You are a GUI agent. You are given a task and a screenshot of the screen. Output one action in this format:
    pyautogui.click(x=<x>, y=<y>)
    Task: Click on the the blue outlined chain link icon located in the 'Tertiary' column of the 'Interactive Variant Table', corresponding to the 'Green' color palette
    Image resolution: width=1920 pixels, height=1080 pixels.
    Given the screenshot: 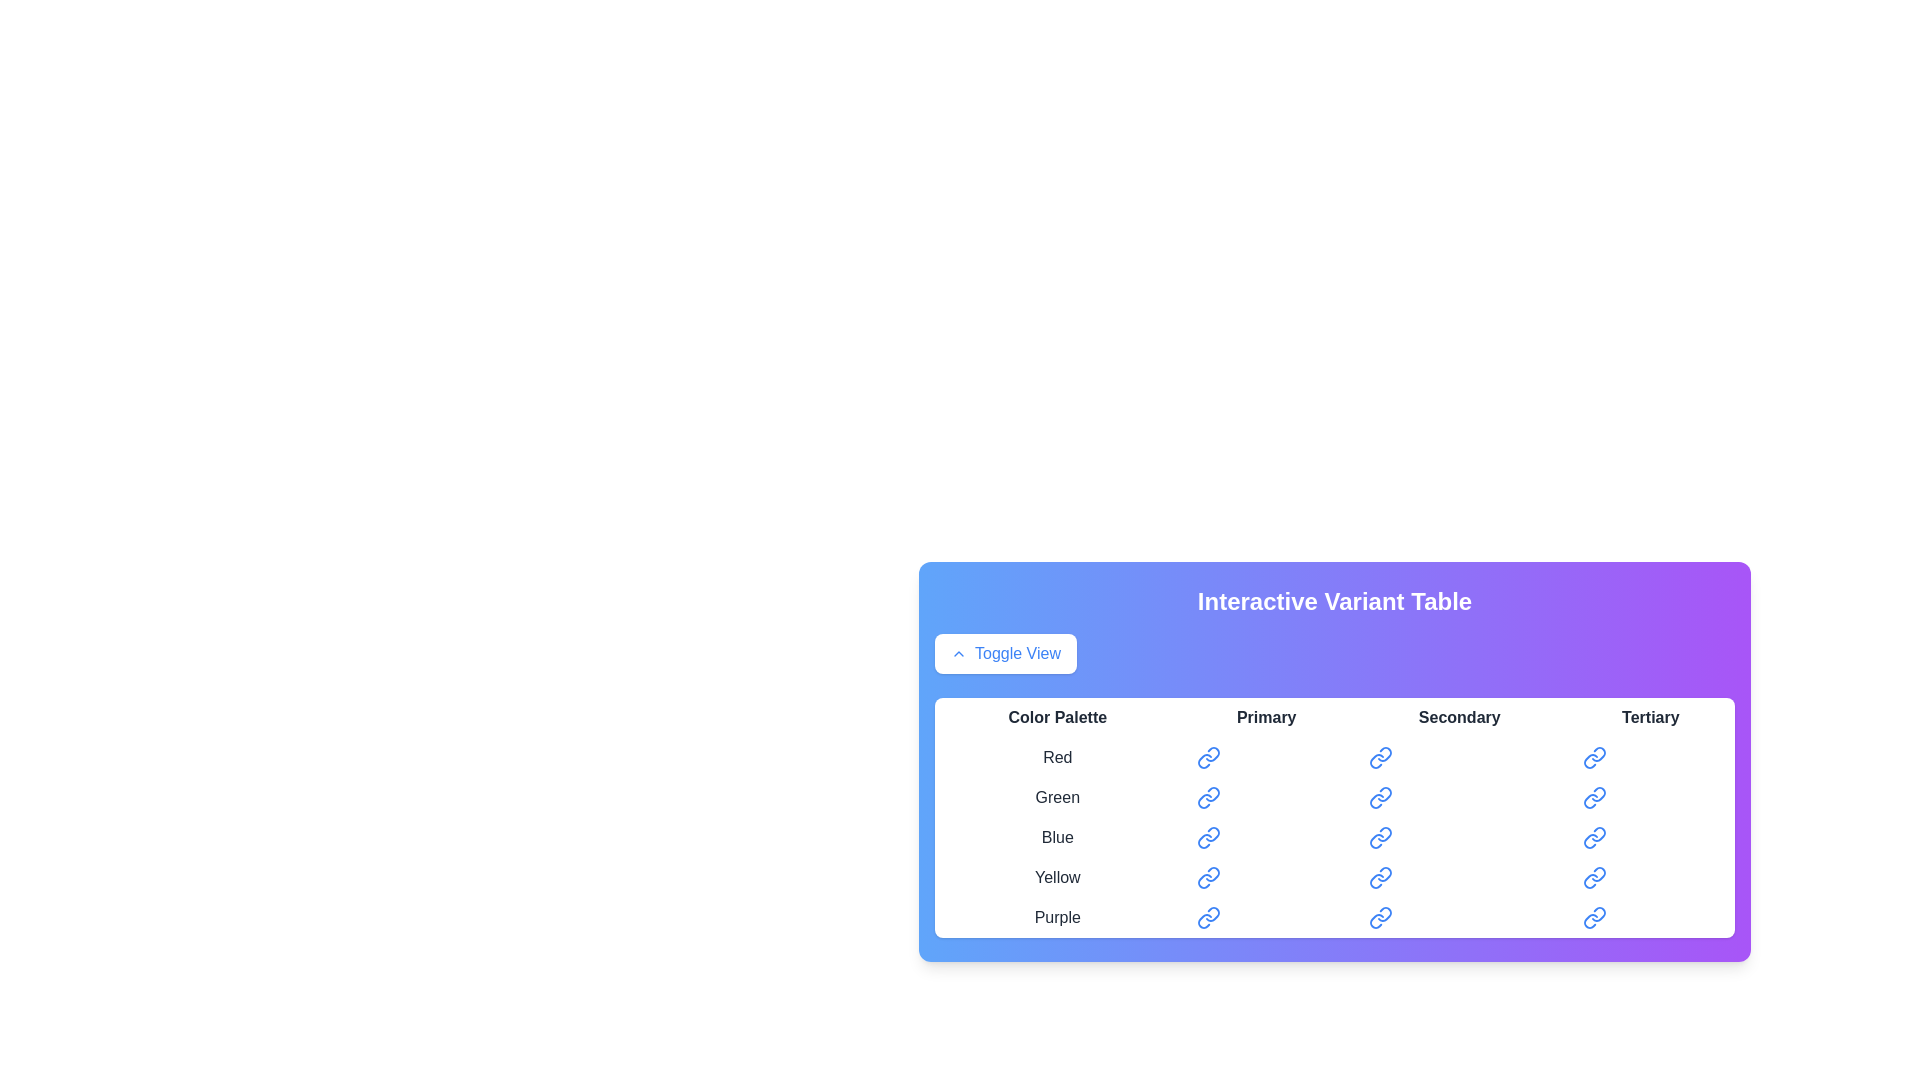 What is the action you would take?
    pyautogui.click(x=1597, y=793)
    